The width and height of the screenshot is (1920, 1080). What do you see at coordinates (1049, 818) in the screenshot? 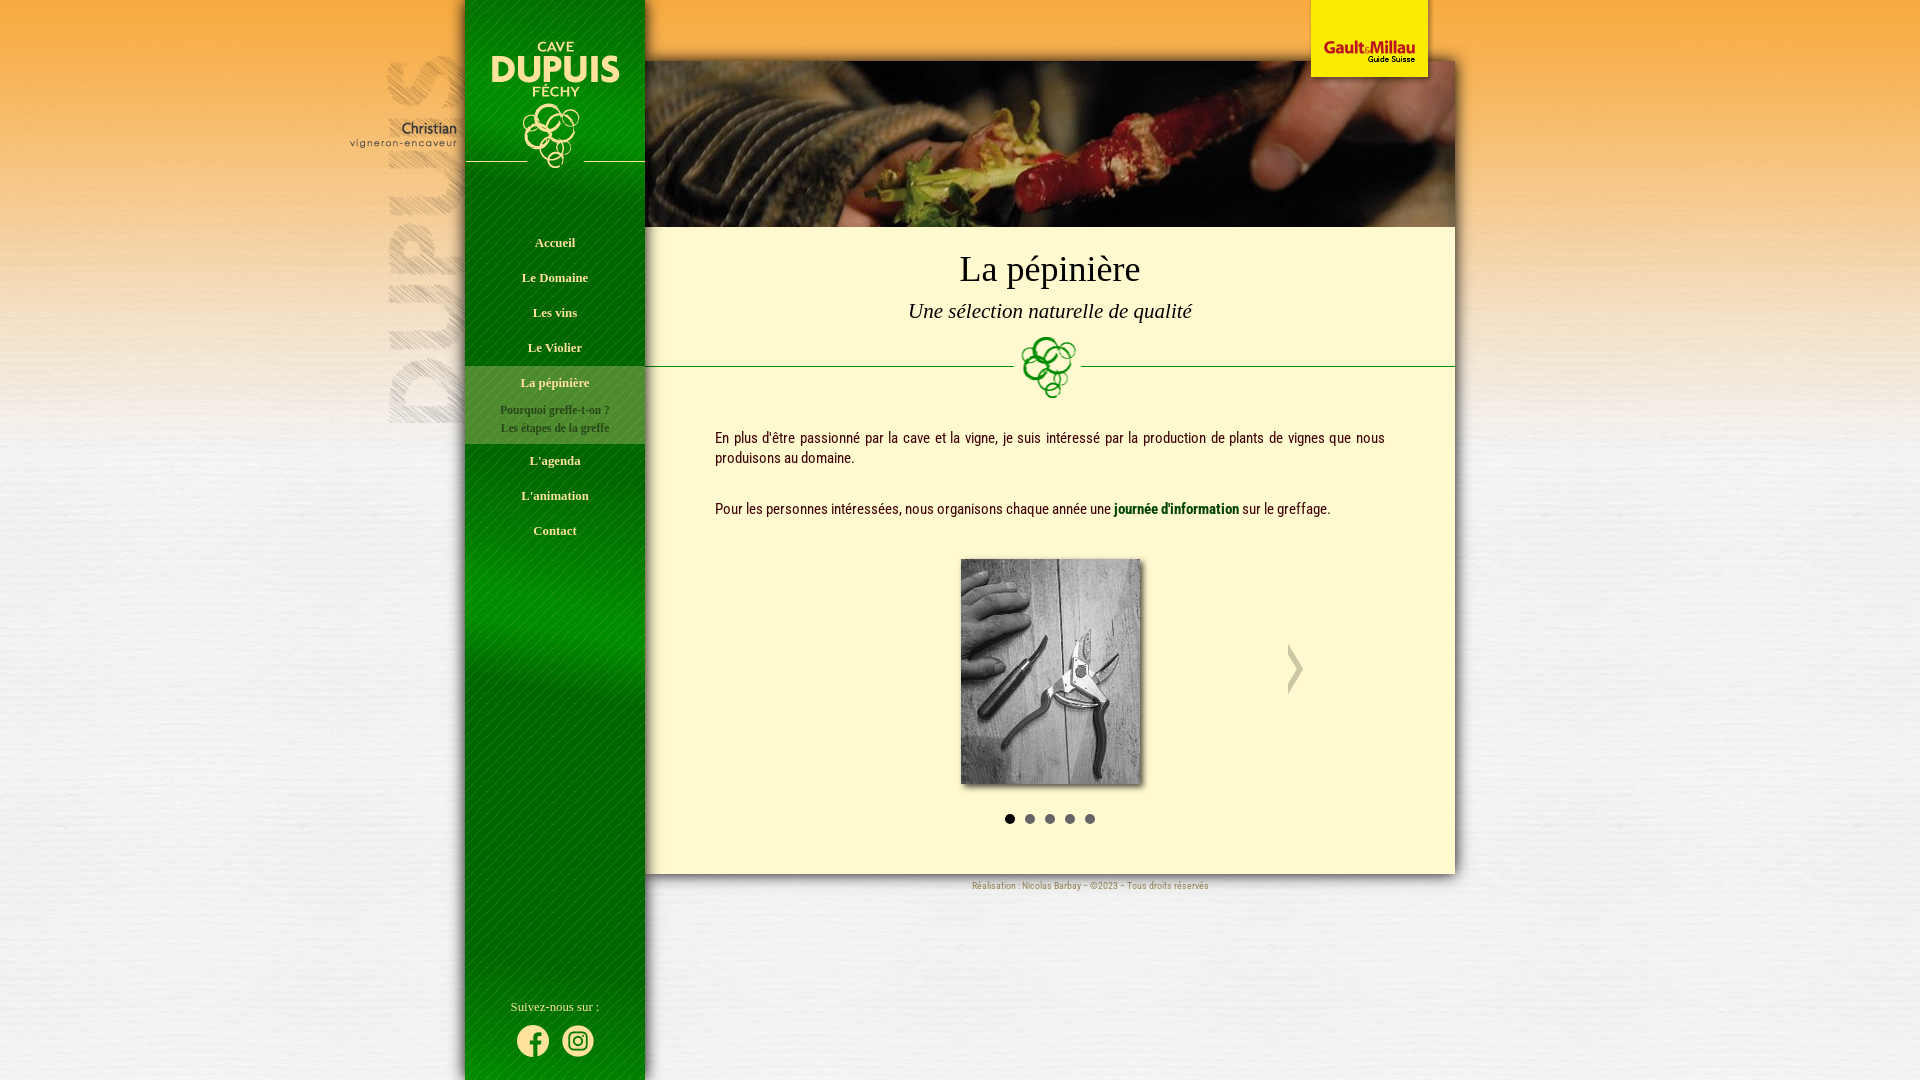
I see `'3'` at bounding box center [1049, 818].